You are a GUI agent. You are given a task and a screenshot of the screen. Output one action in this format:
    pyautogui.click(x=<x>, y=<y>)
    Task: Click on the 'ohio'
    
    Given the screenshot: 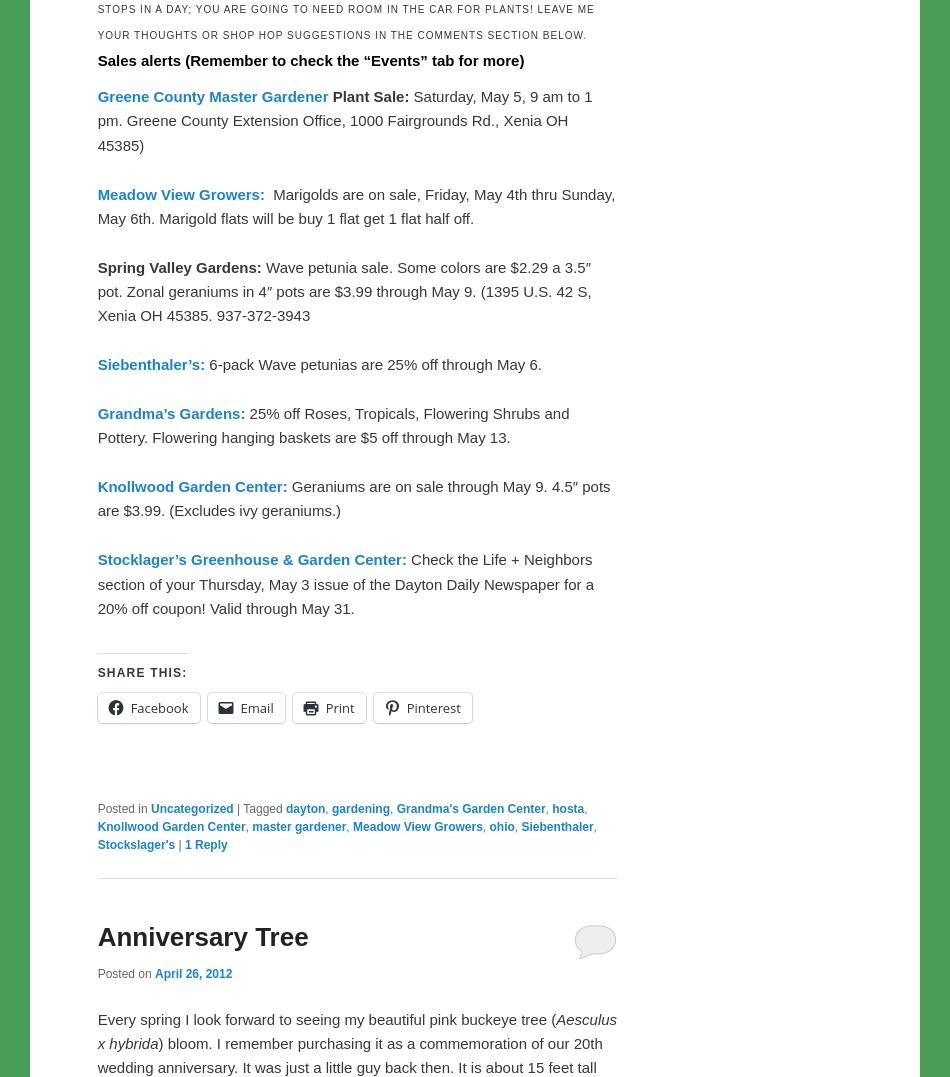 What is the action you would take?
    pyautogui.click(x=501, y=825)
    